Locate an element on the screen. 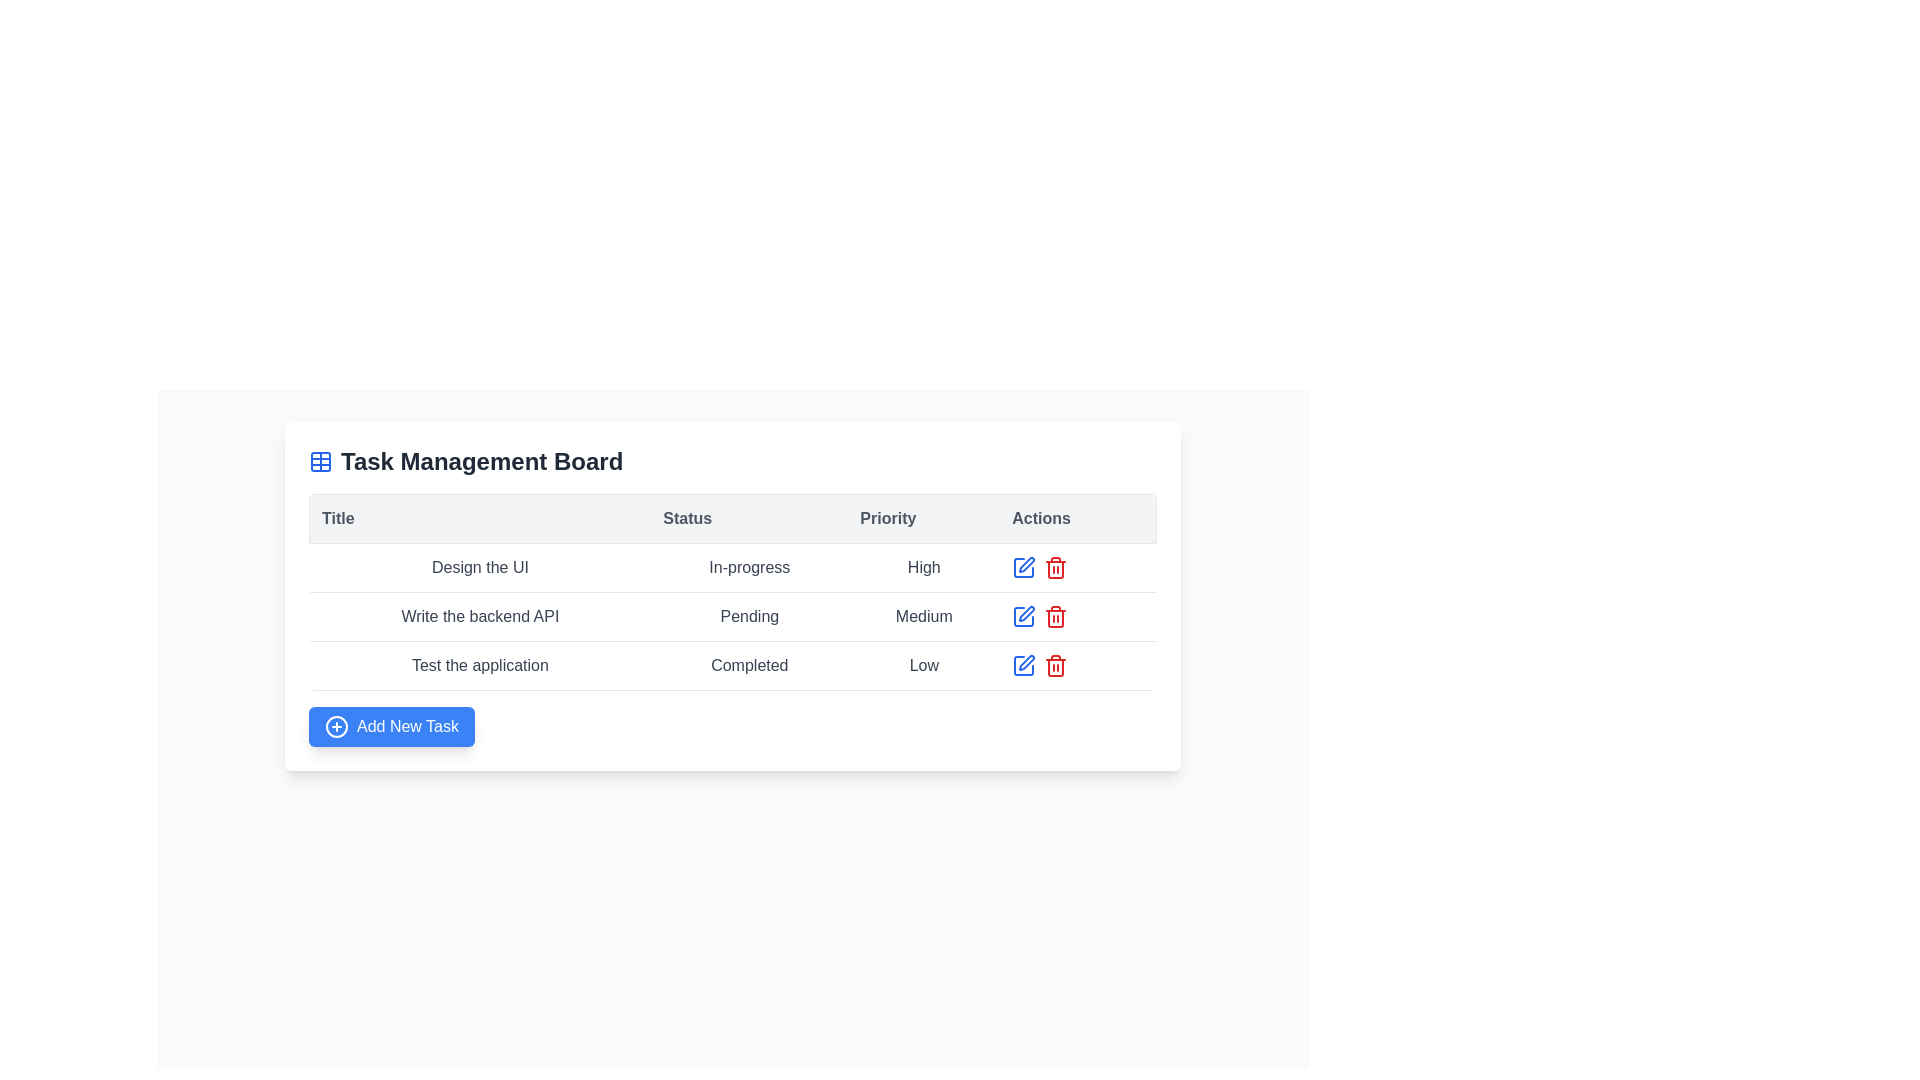  the action icons in the last row of the Actions column for the task titled 'Test the application' is located at coordinates (1077, 666).